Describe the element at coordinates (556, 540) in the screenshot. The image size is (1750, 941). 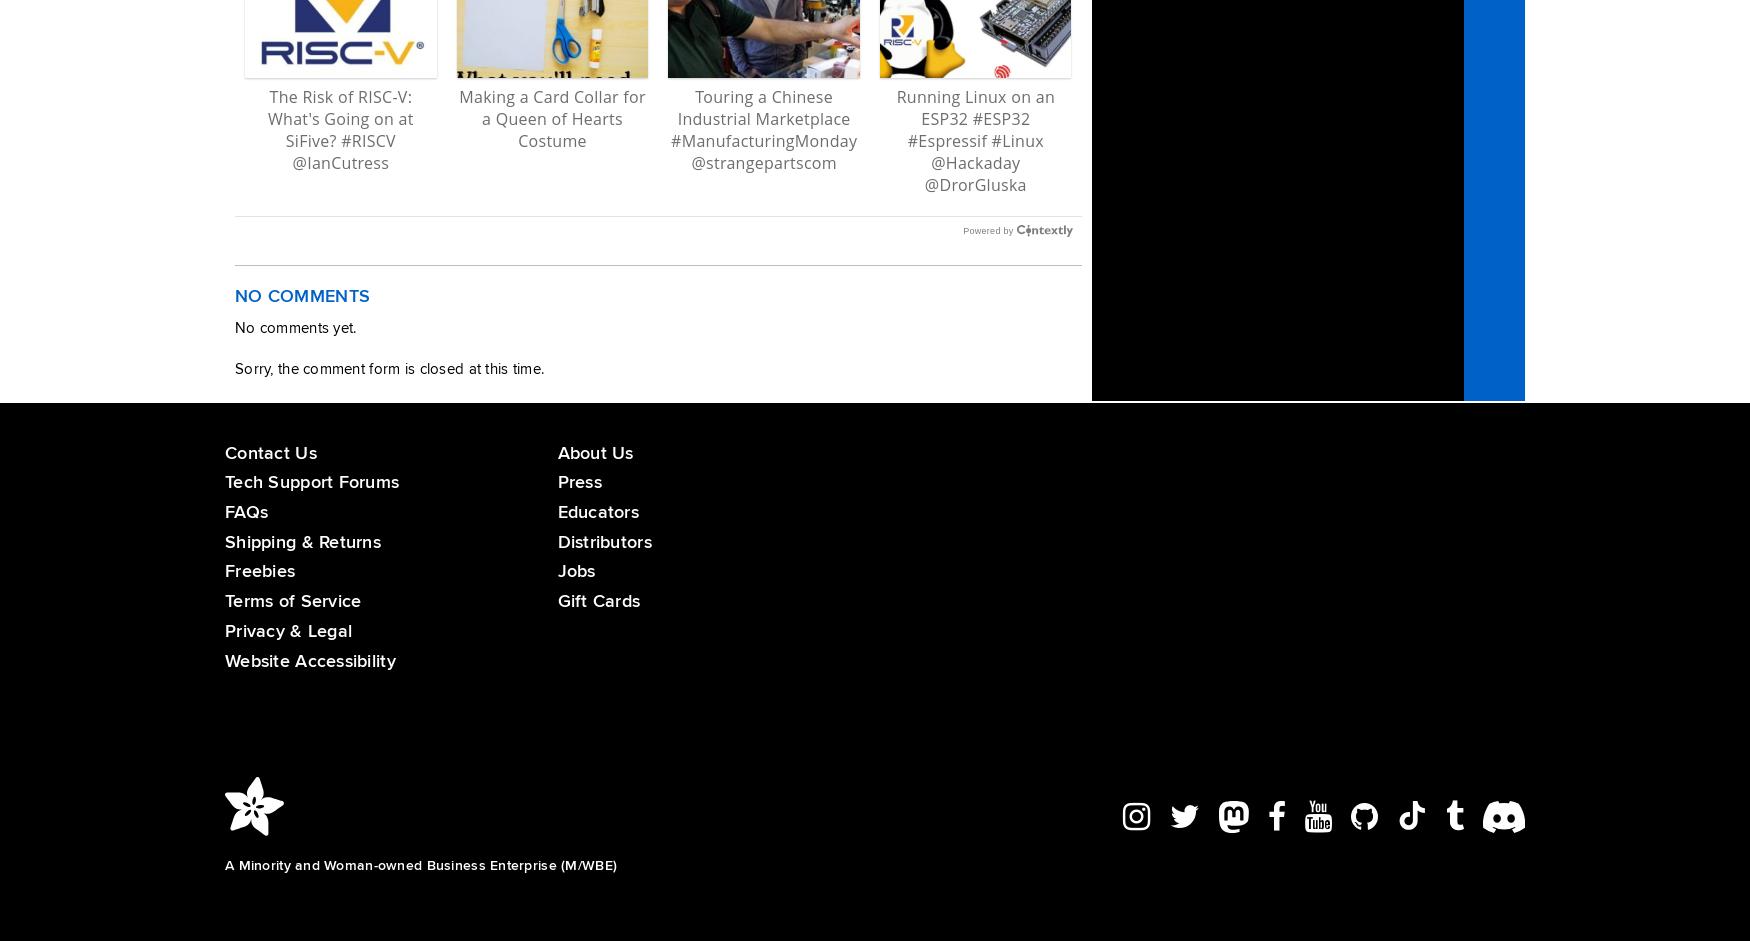
I see `'Distributors'` at that location.